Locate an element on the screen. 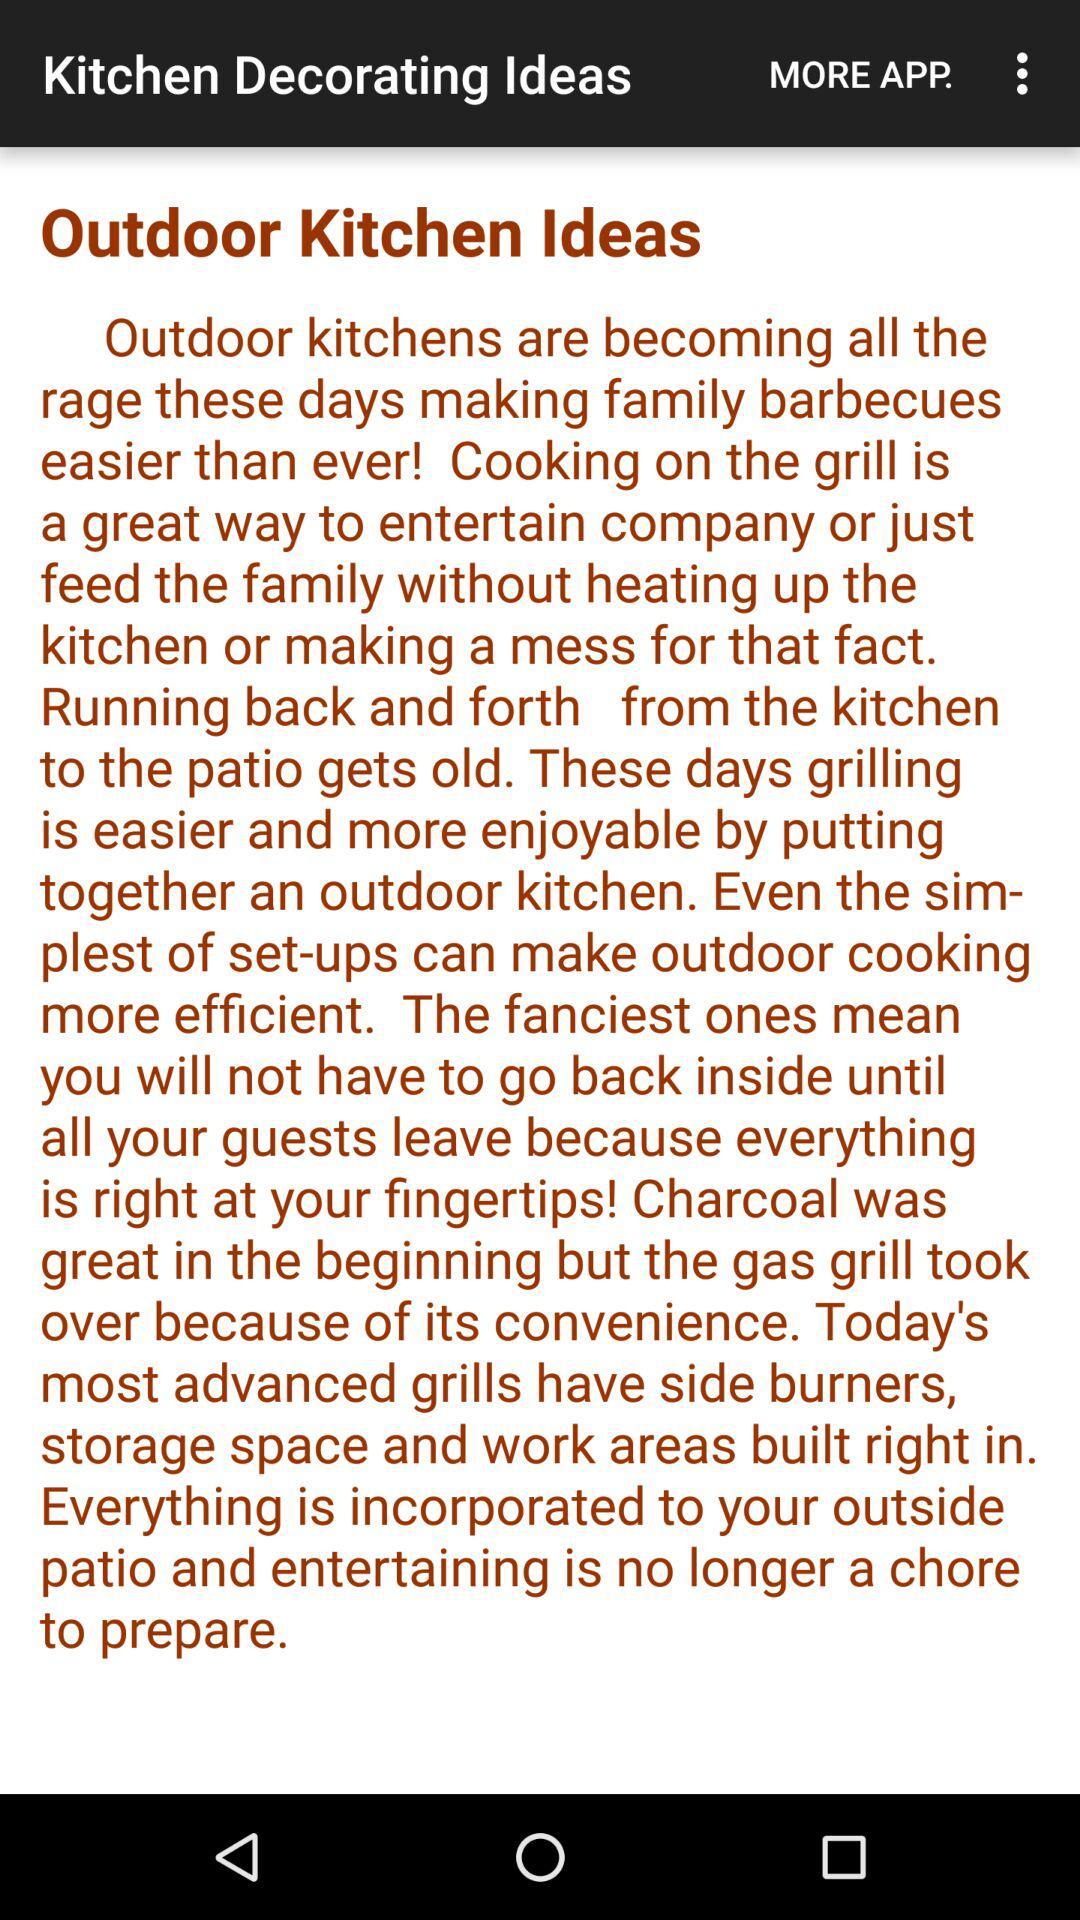  the icon next to the kitchen decorating ideas icon is located at coordinates (860, 73).